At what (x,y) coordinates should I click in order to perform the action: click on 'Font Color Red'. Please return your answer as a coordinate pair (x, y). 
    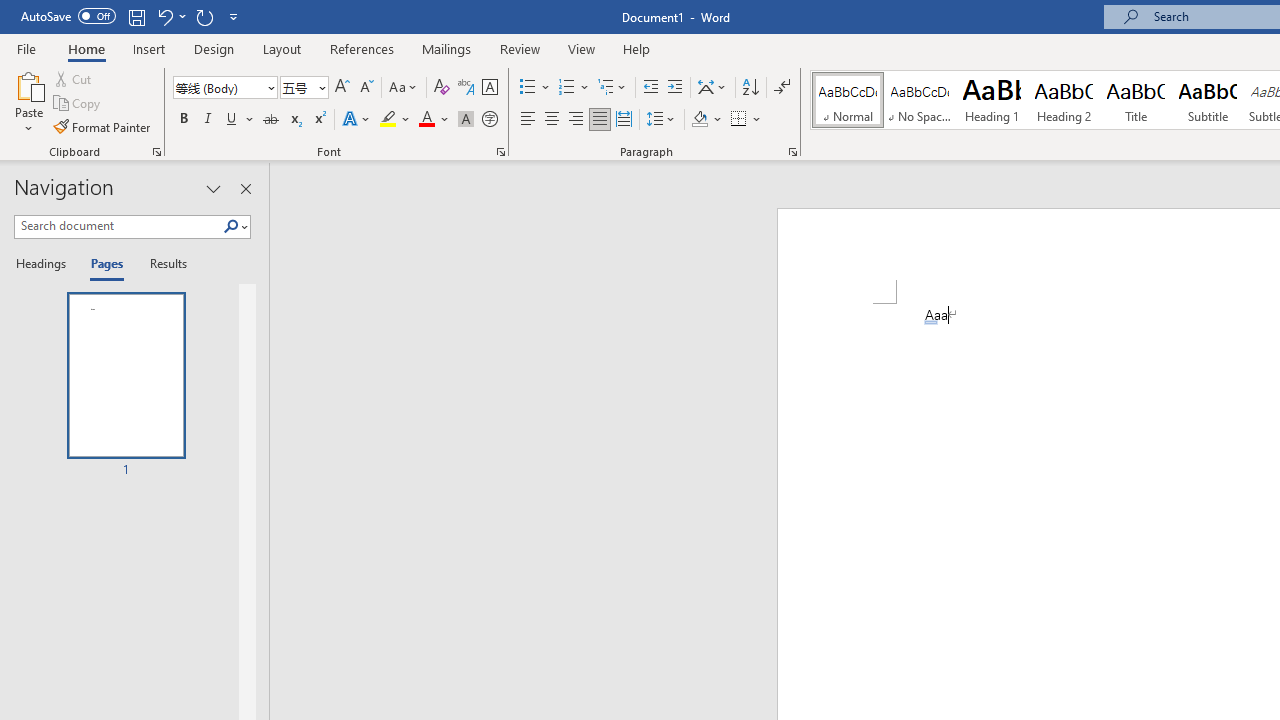
    Looking at the image, I should click on (425, 119).